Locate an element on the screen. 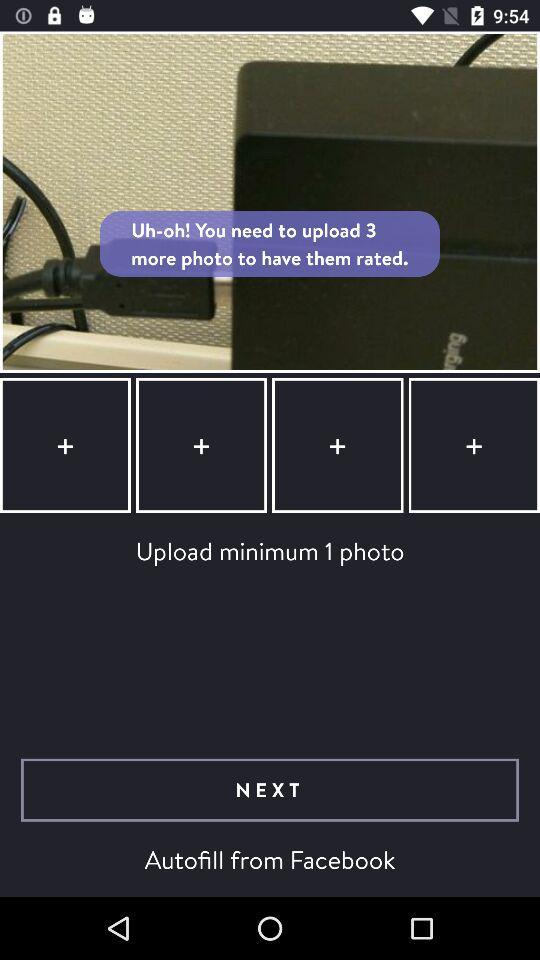  the item above autofill from facebook icon is located at coordinates (270, 790).